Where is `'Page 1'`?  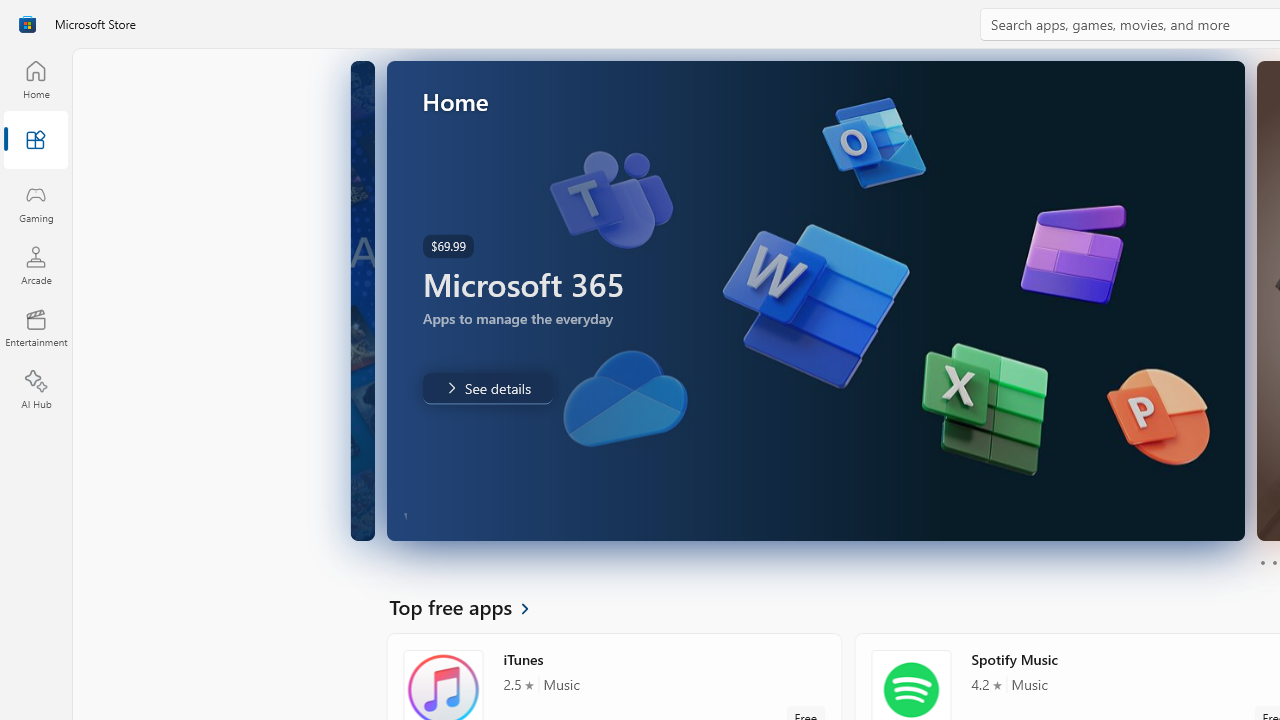
'Page 1' is located at coordinates (1261, 563).